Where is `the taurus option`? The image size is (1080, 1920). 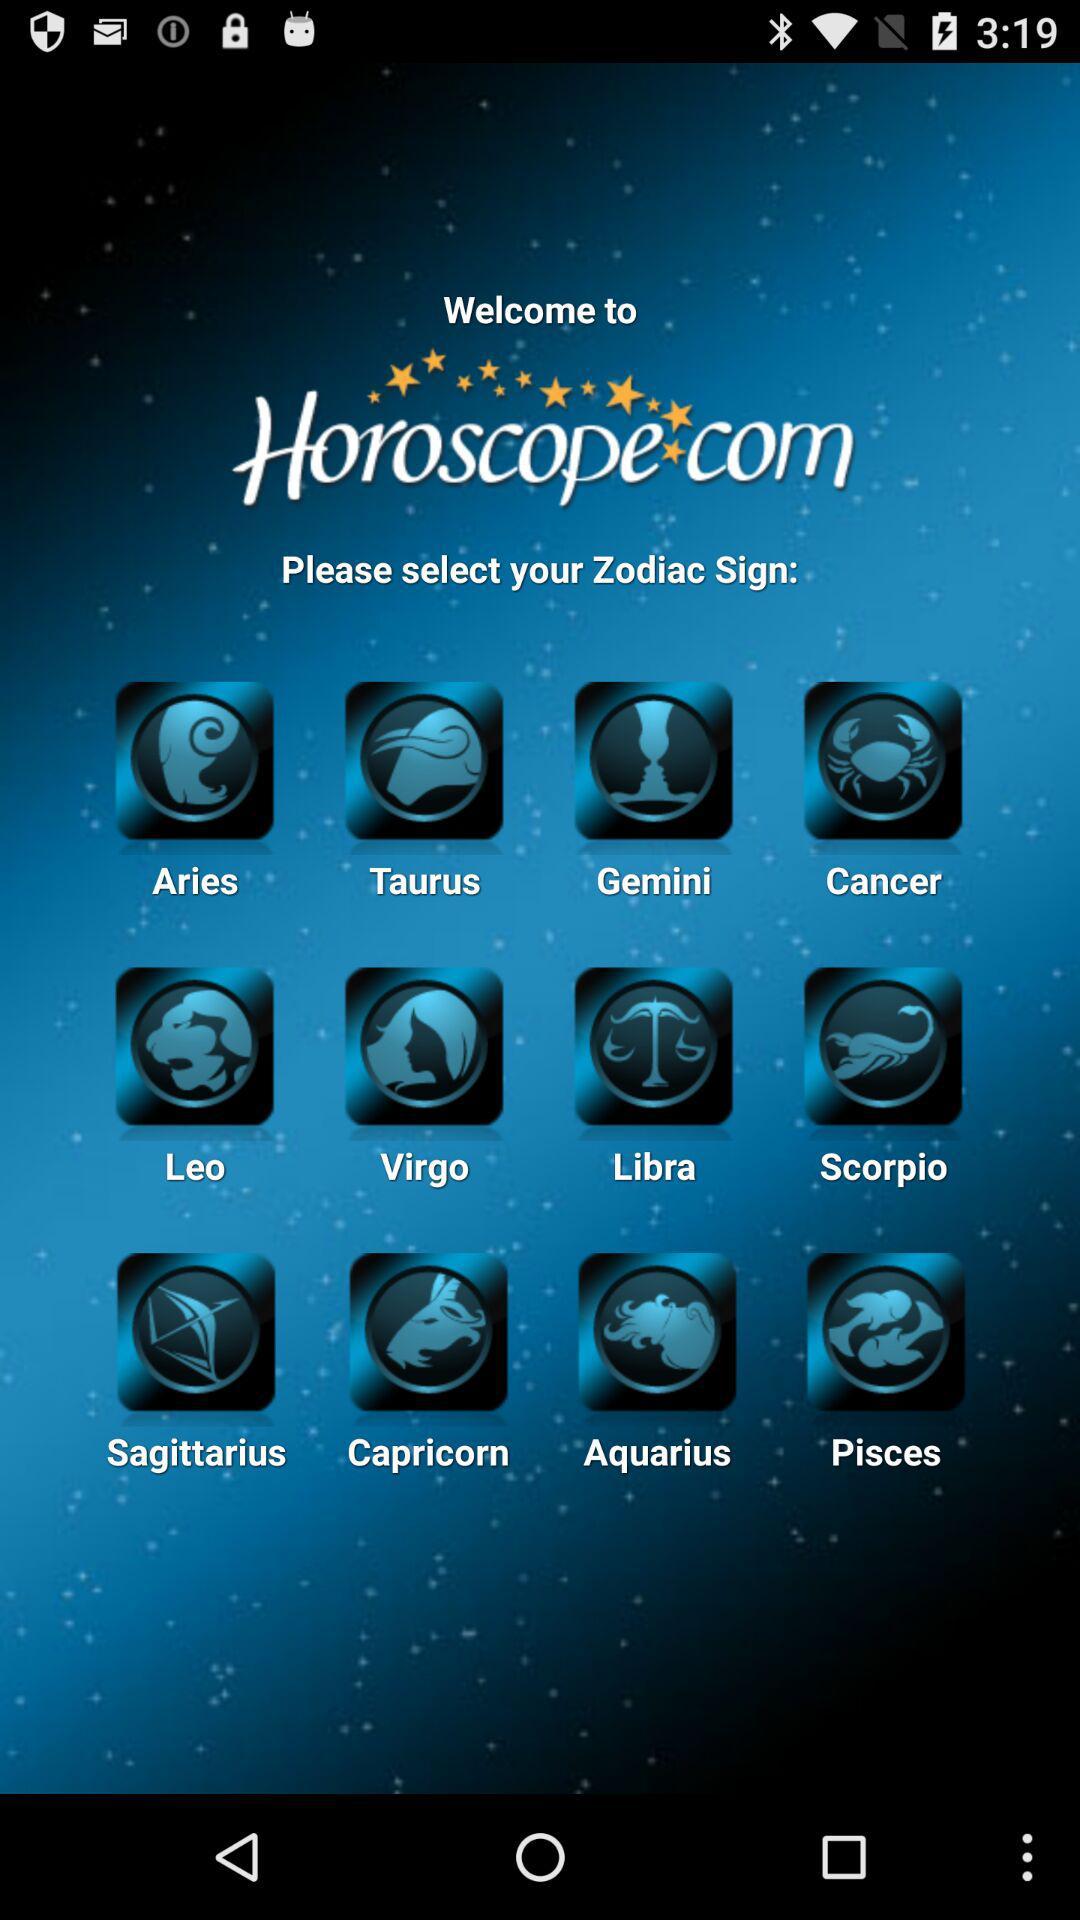 the taurus option is located at coordinates (423, 756).